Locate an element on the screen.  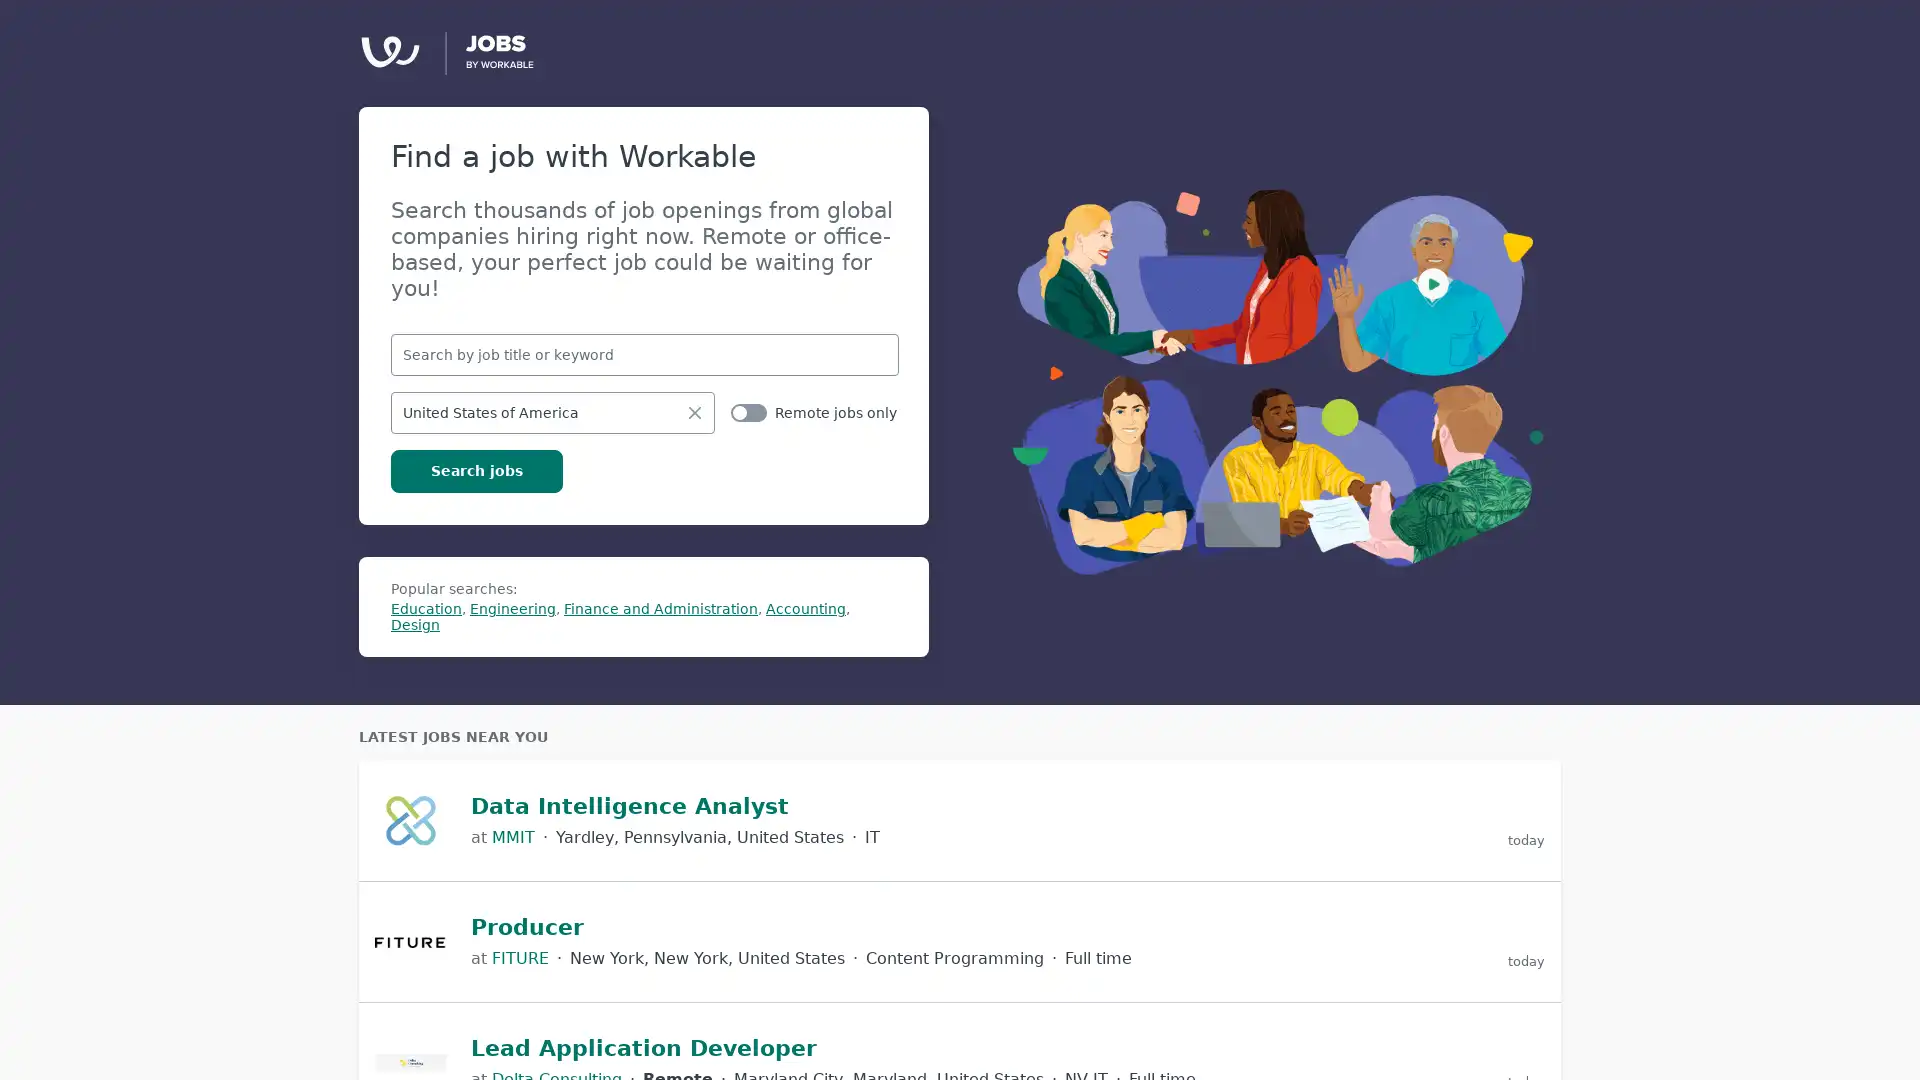
Lead Application Developer is located at coordinates (643, 1047).